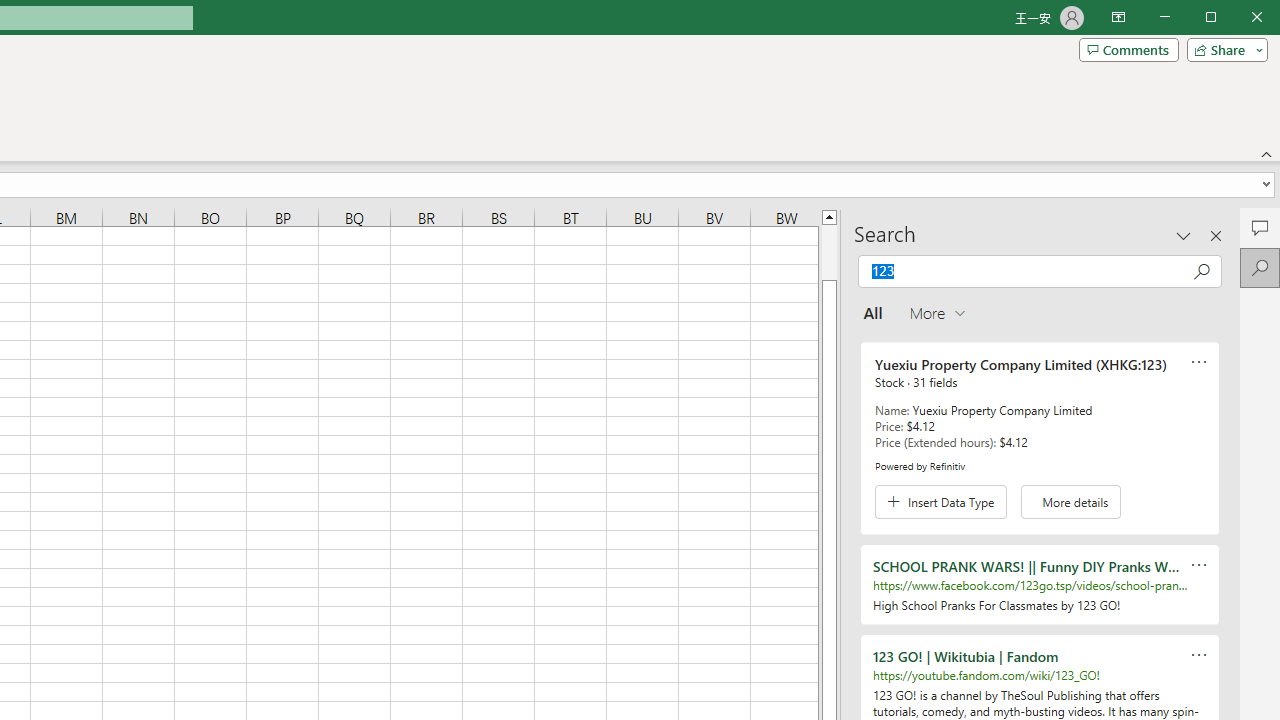 The height and width of the screenshot is (720, 1280). I want to click on 'Close', so click(1261, 19).